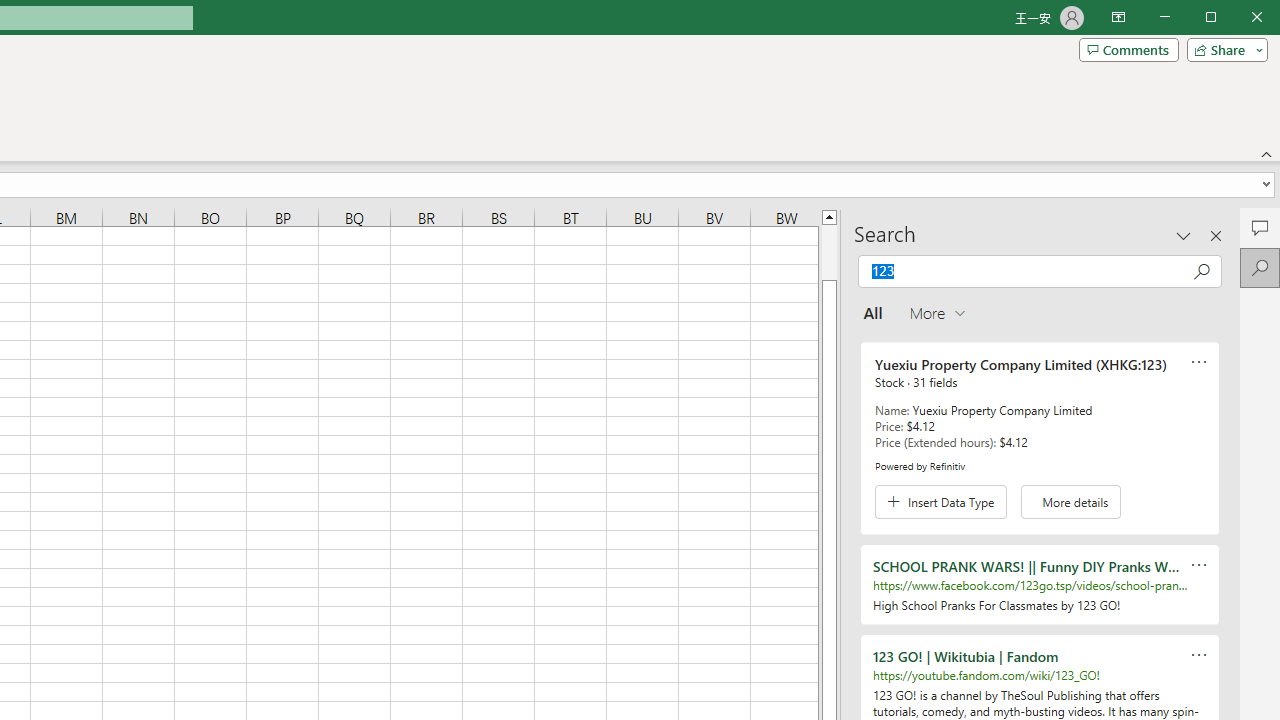 The height and width of the screenshot is (720, 1280). I want to click on 'Close', so click(1261, 19).